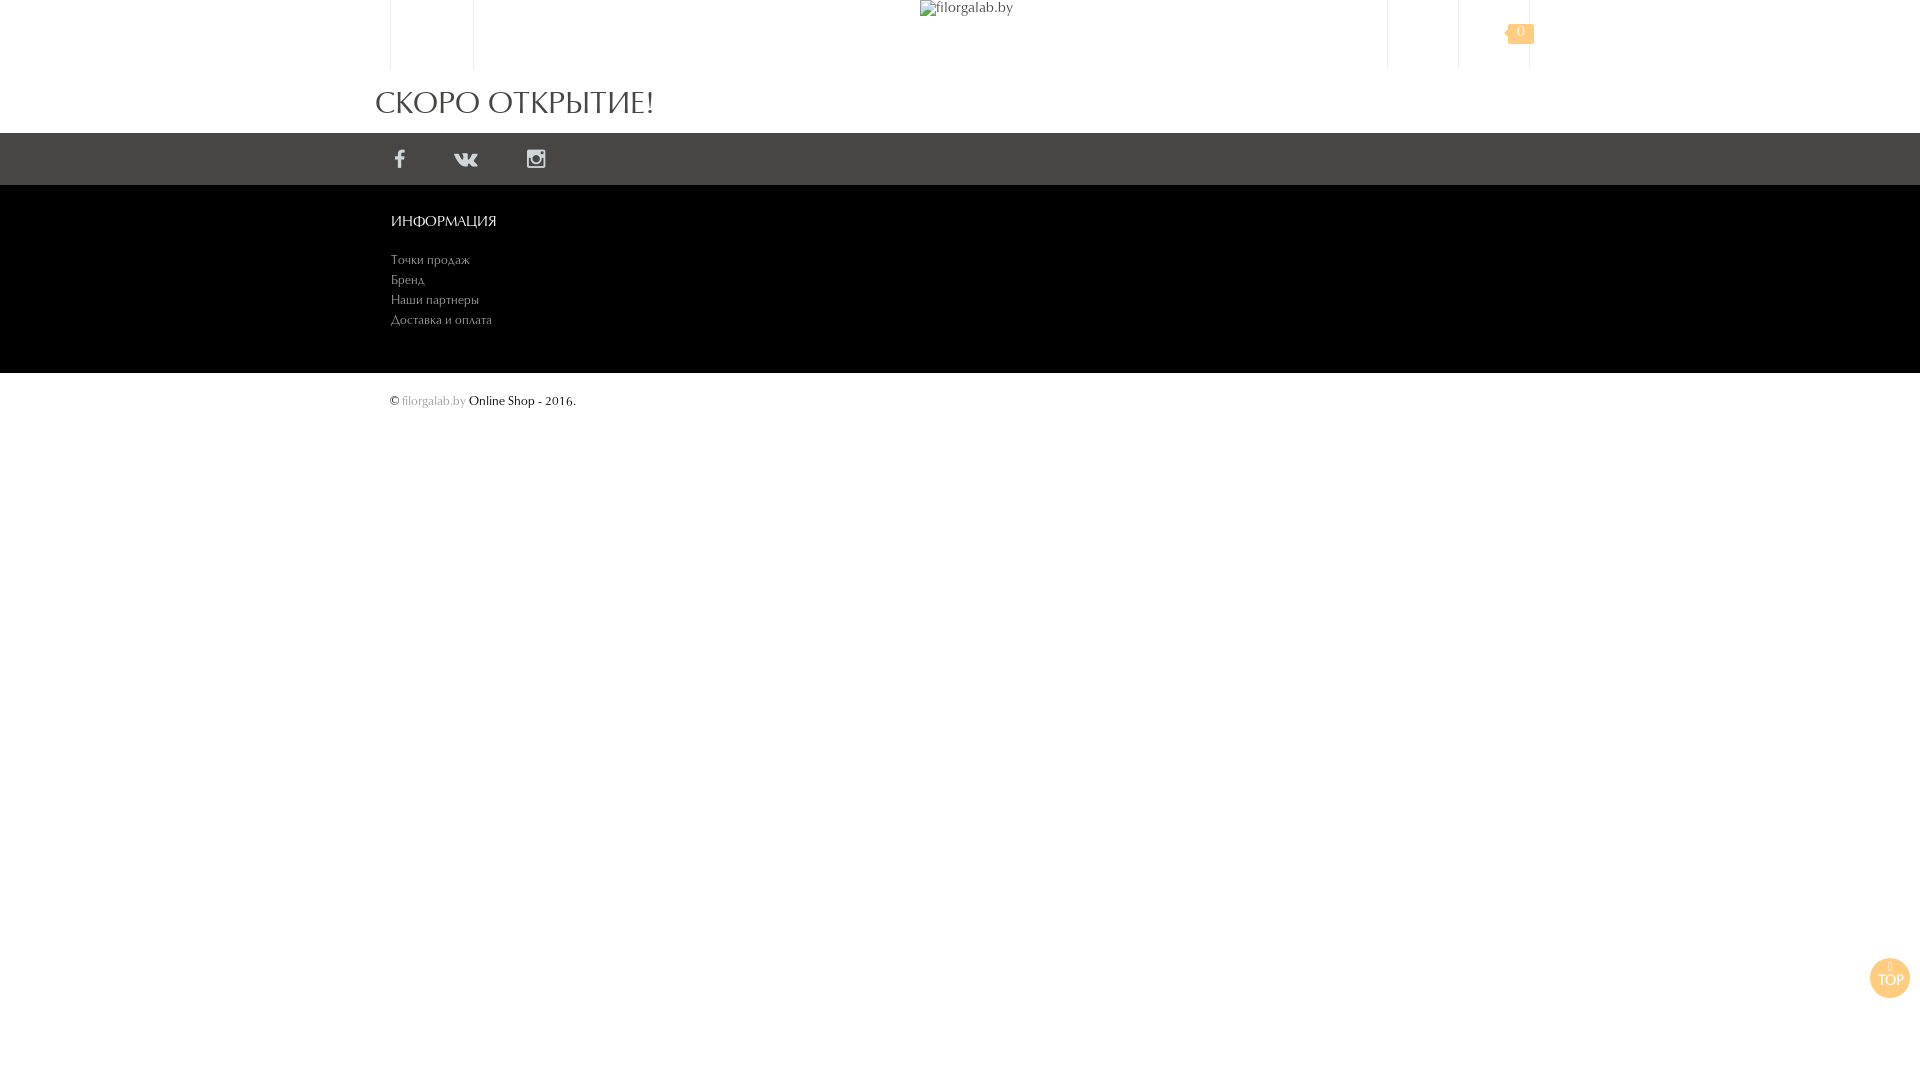 The width and height of the screenshot is (1920, 1080). Describe the element at coordinates (966, 10) in the screenshot. I see `'filorgalab.by'` at that location.